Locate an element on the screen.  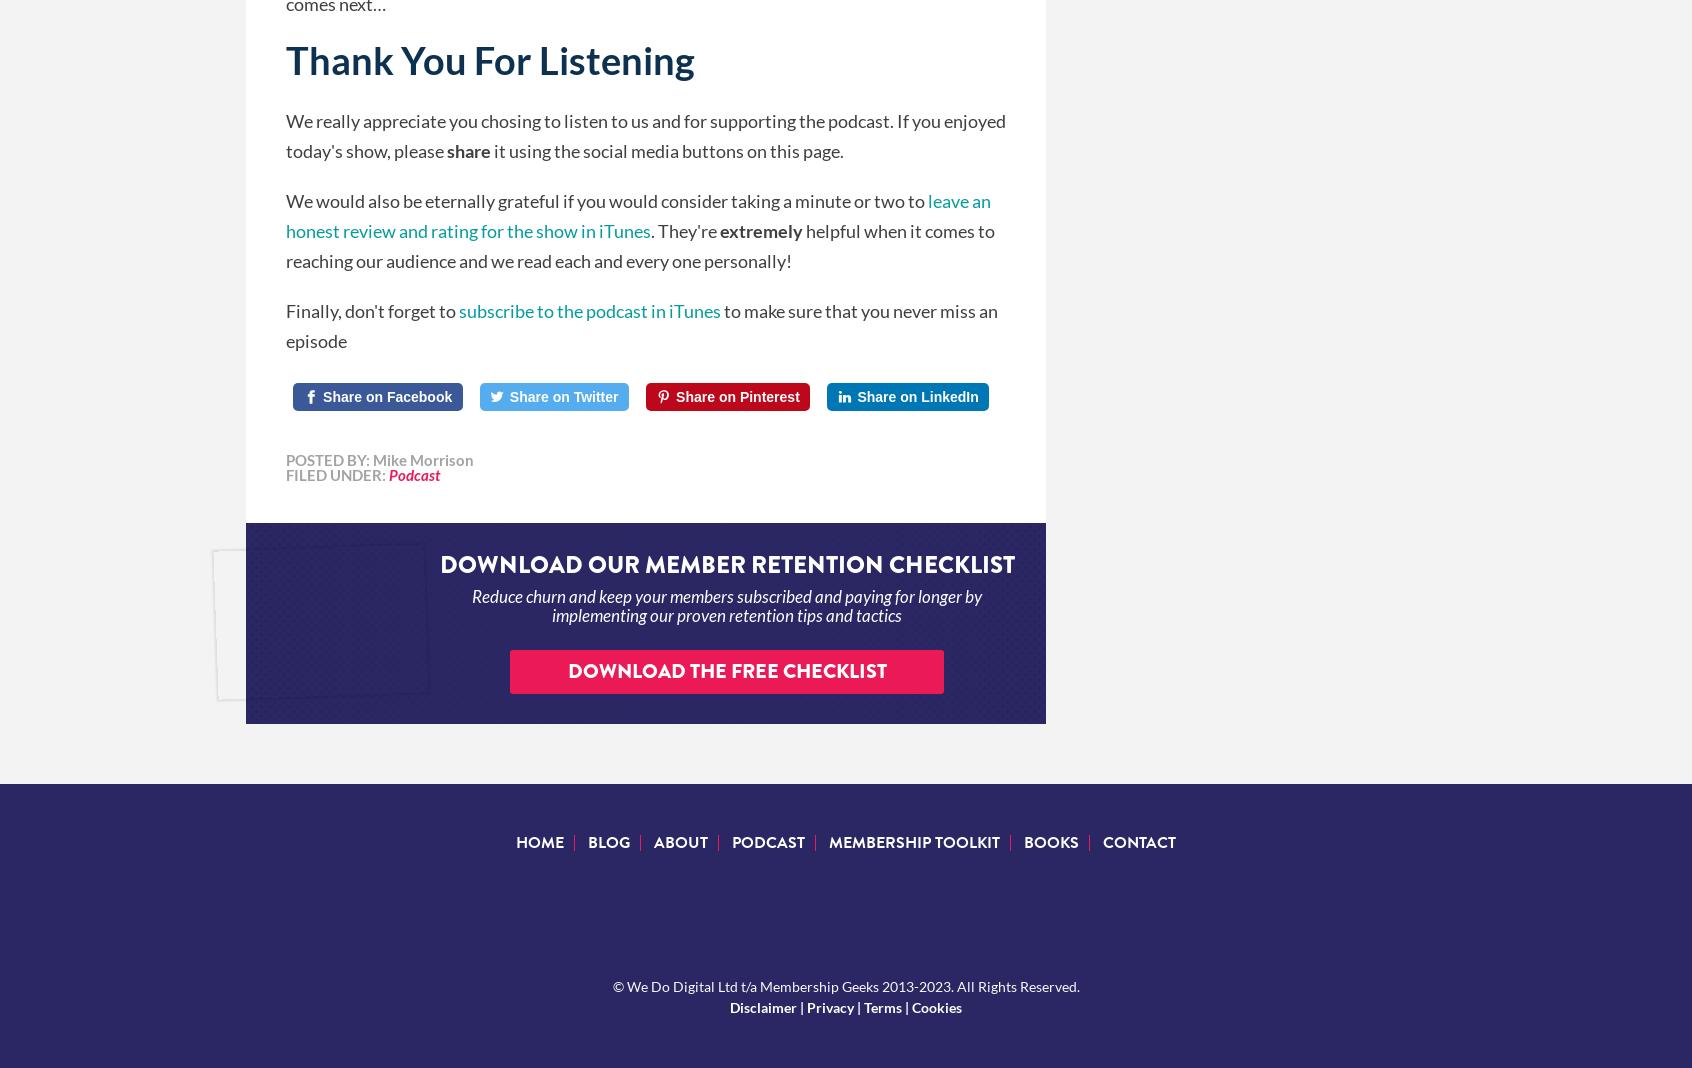
'Share on LinkedIn' is located at coordinates (855, 395).